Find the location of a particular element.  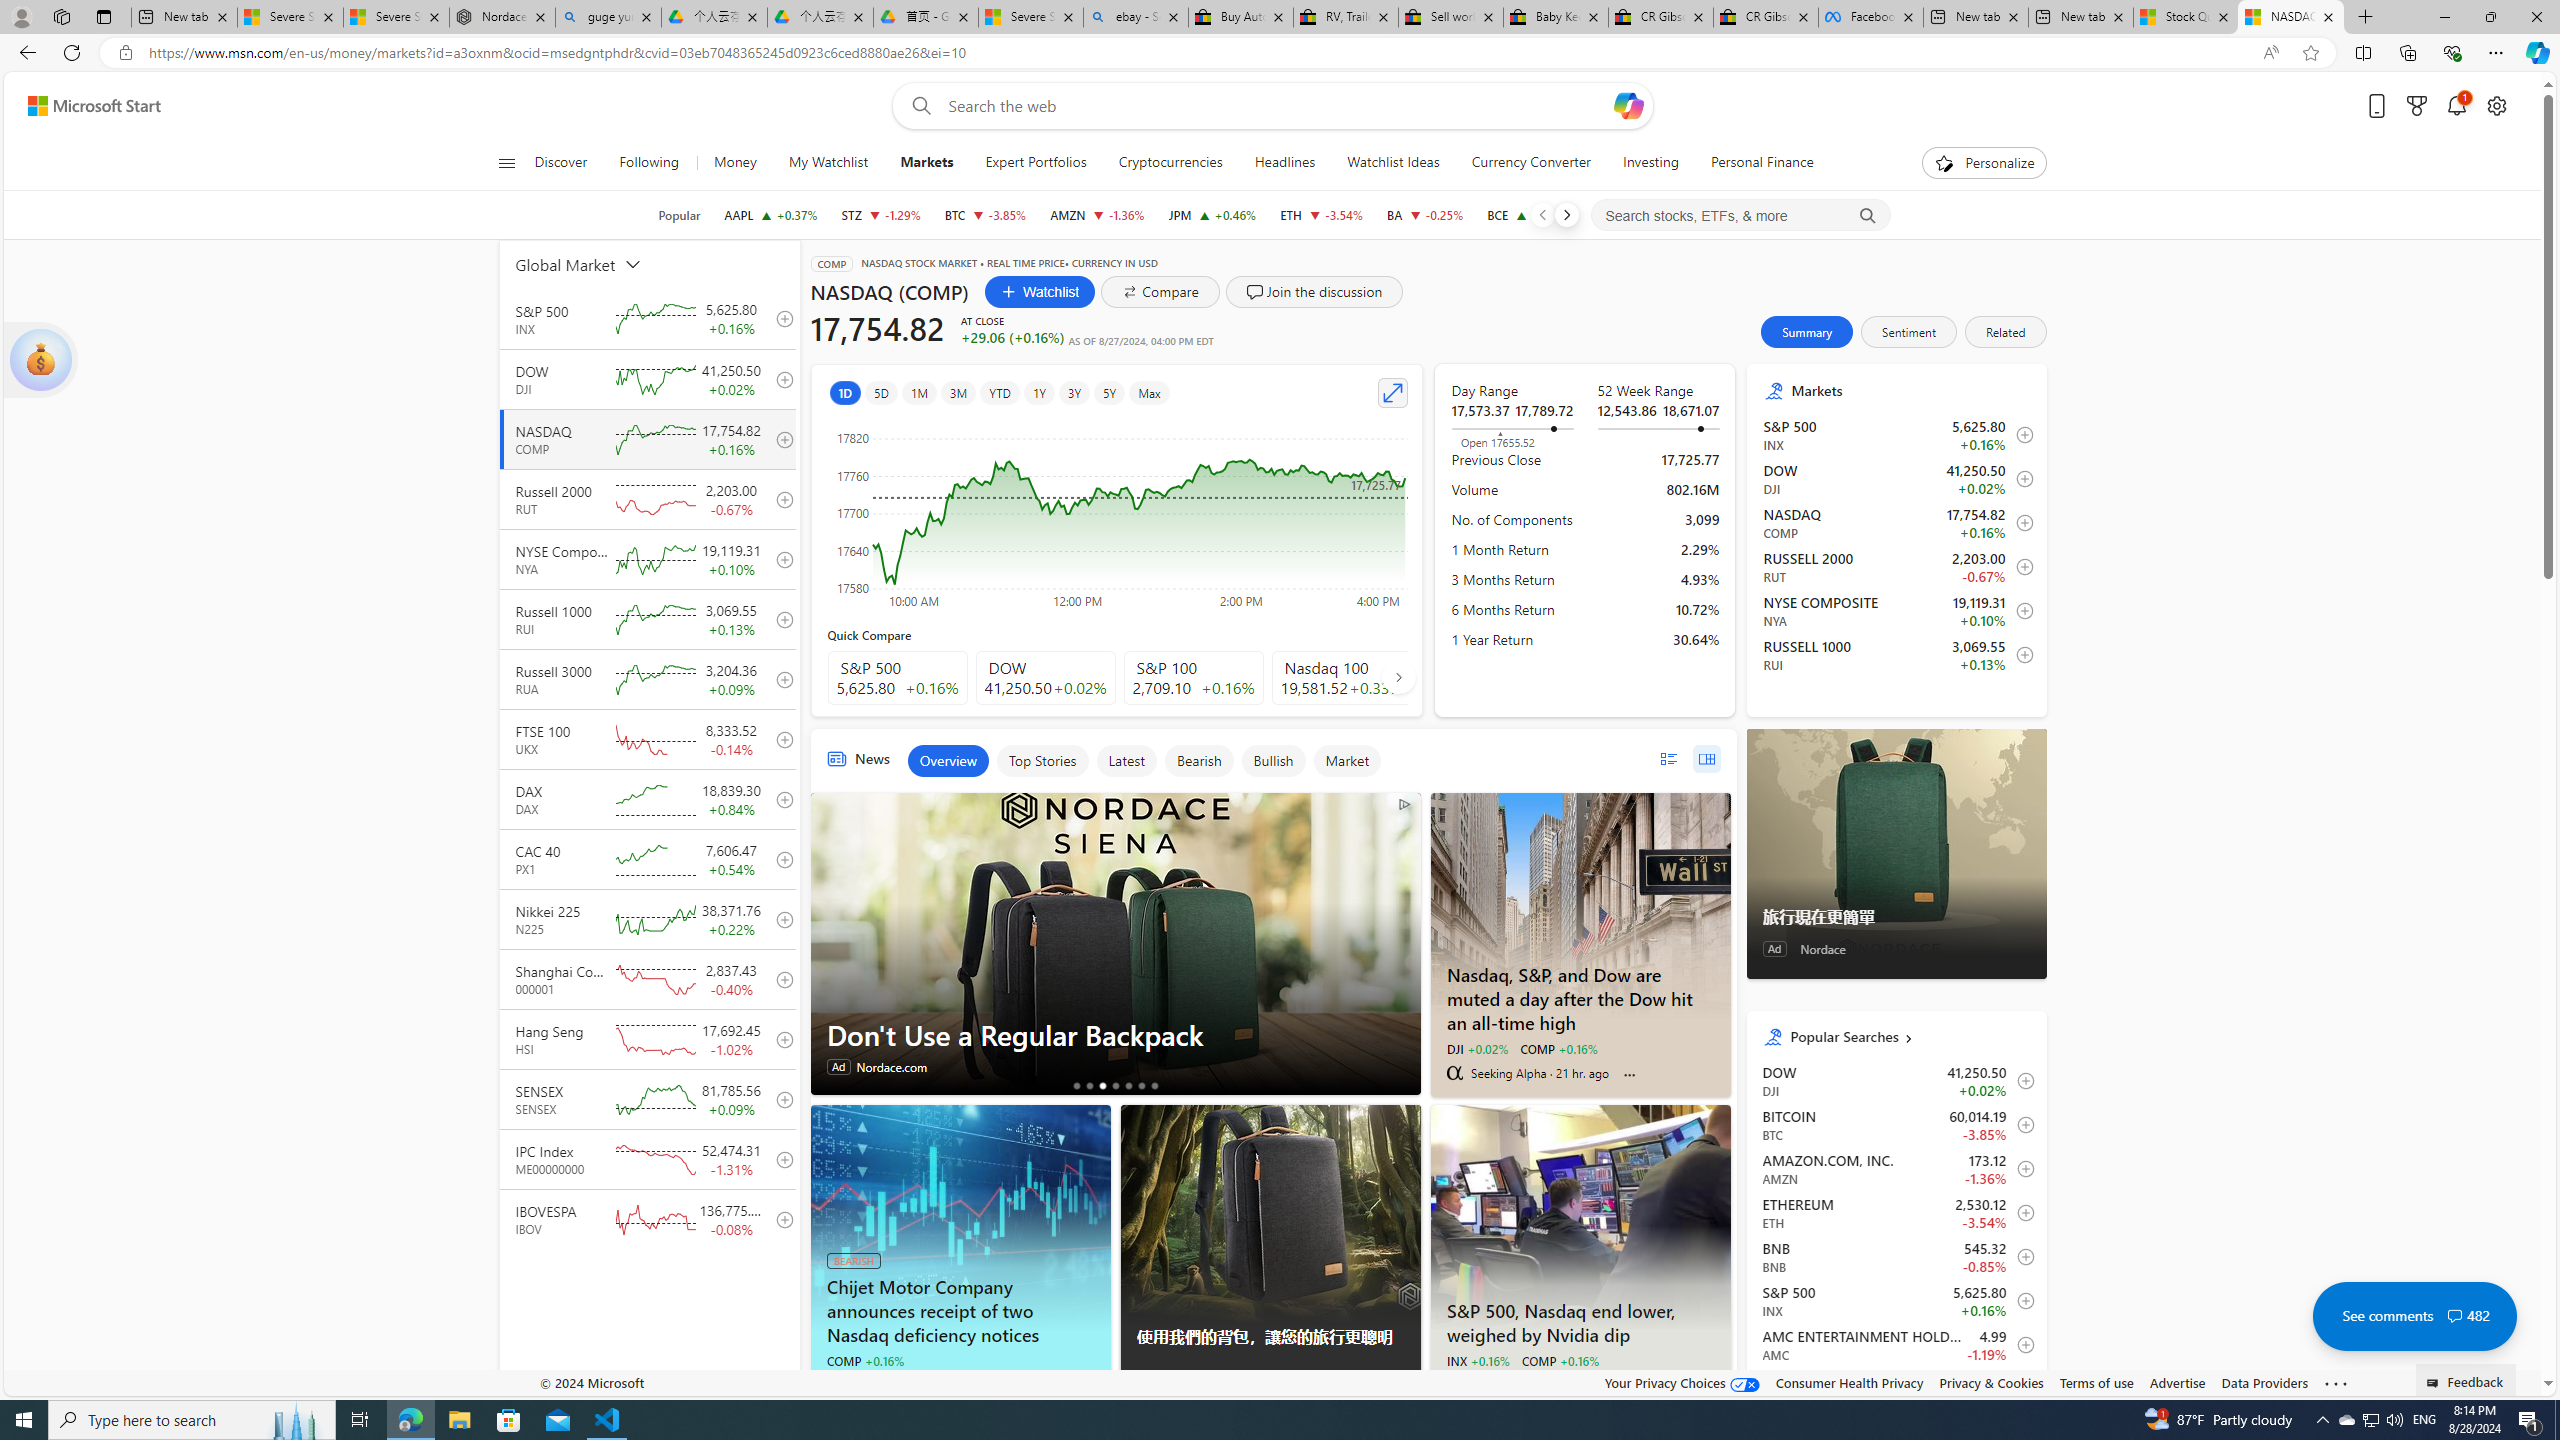

'Watchlist Ideas' is located at coordinates (1391, 162).